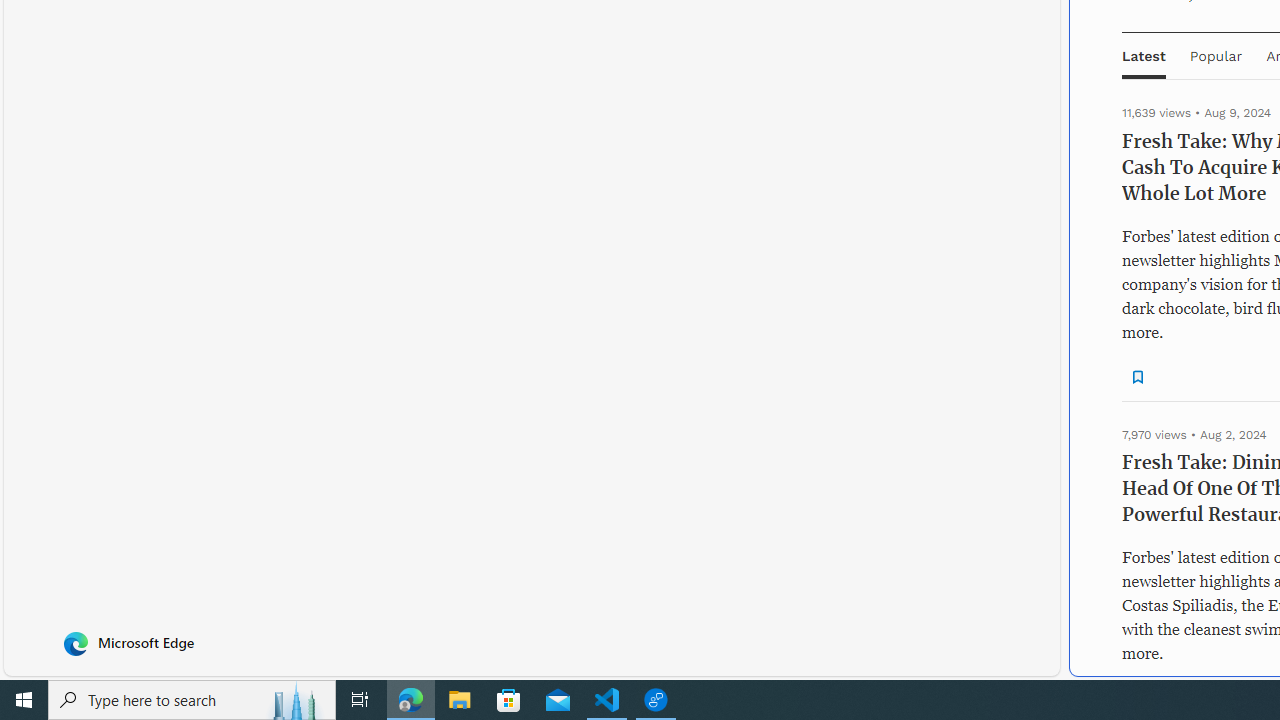  Describe the element at coordinates (1144, 55) in the screenshot. I see `'Latest'` at that location.